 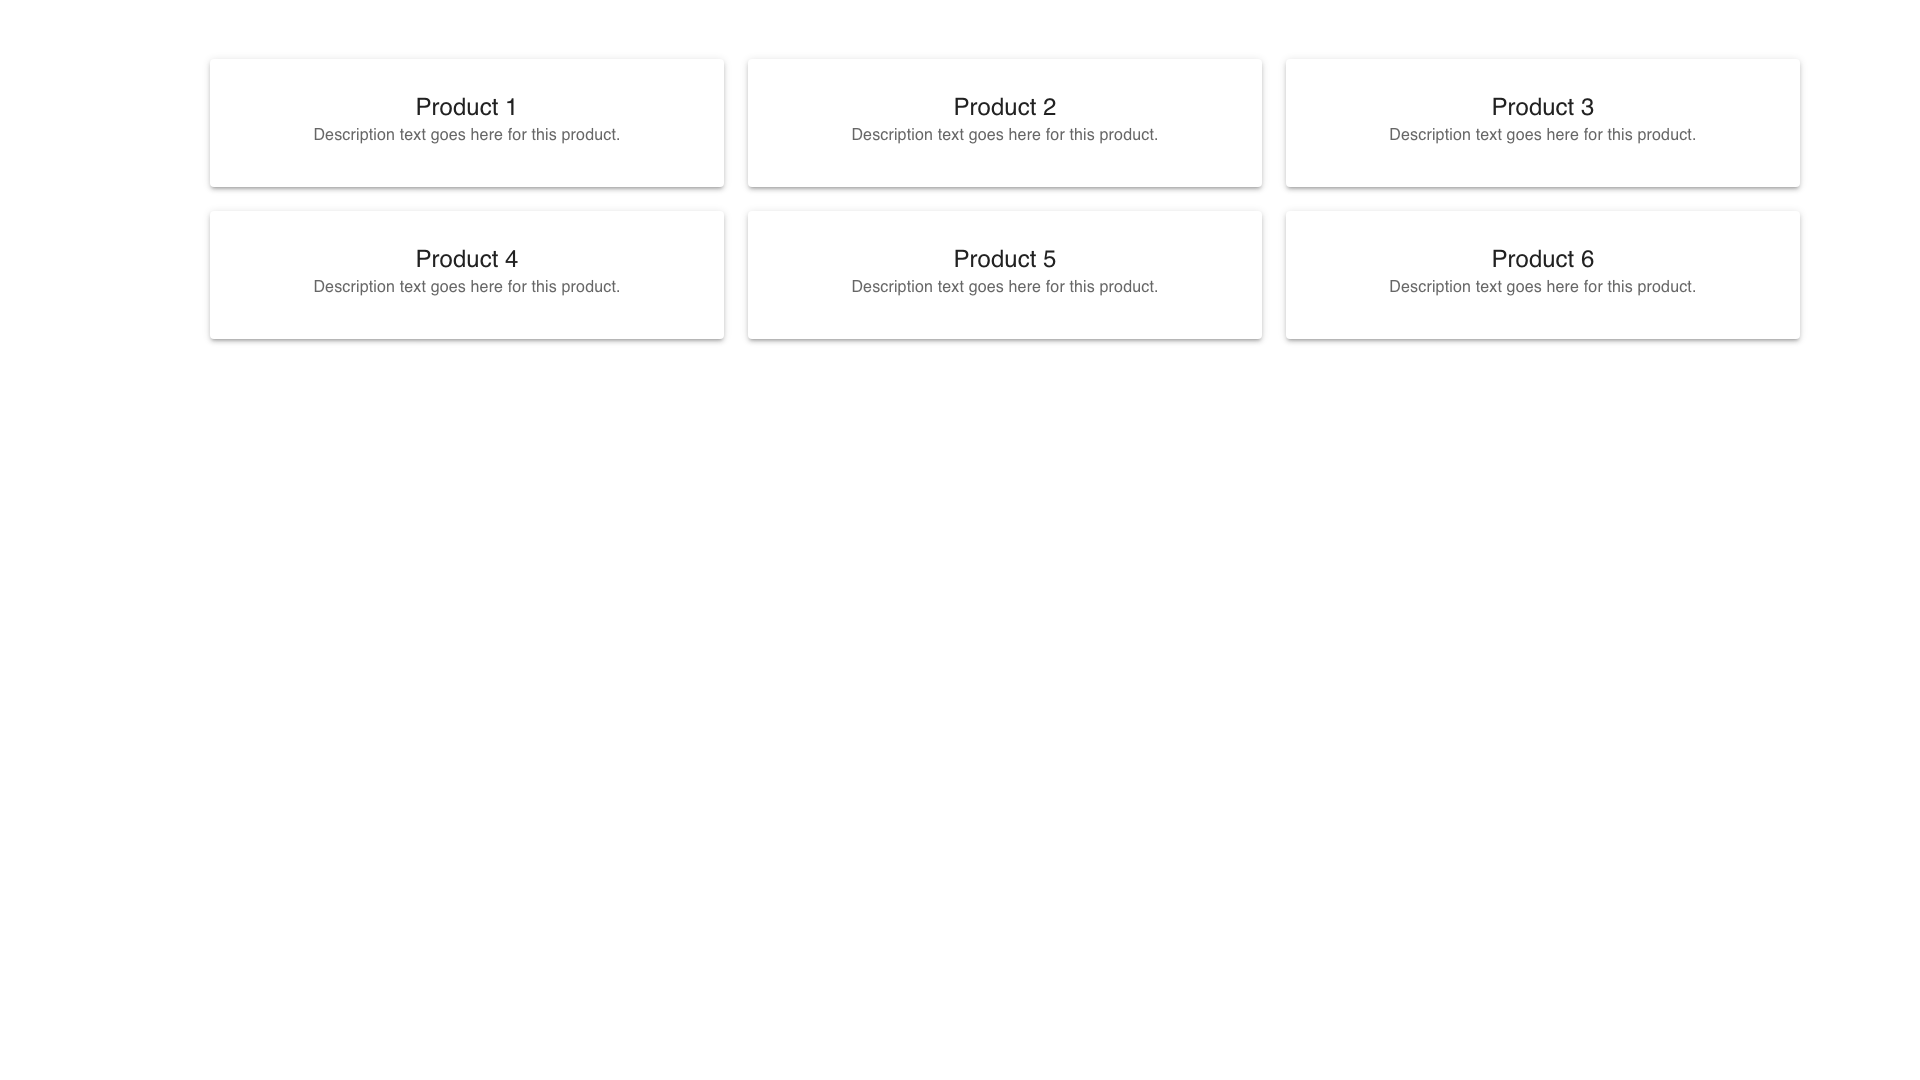 I want to click on the product display card located in the second row, middle column of a 2x3 grid layout, which provides a summary of the product's title and description, so click(x=1004, y=274).